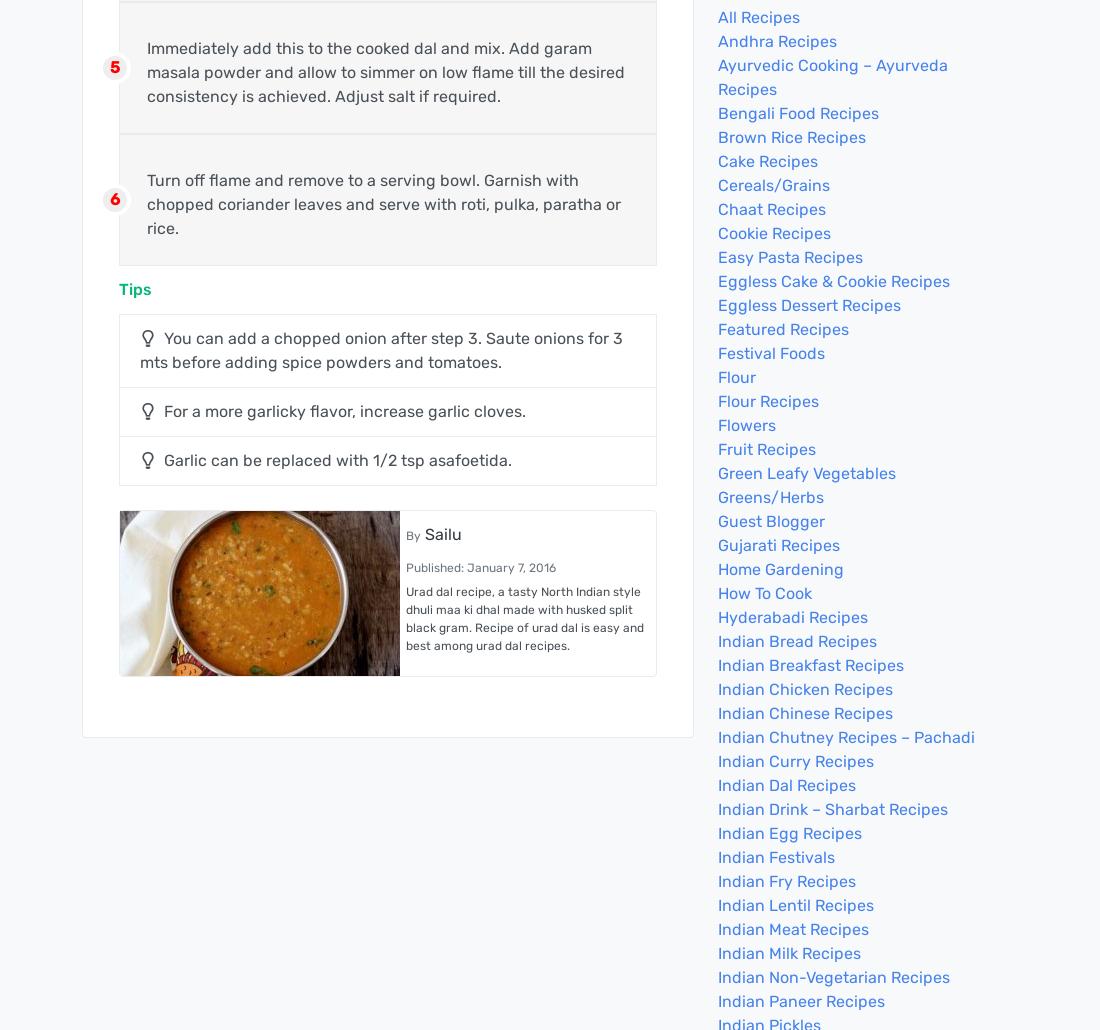 The height and width of the screenshot is (1030, 1100). Describe the element at coordinates (811, 664) in the screenshot. I see `'Indian Breakfast Recipes'` at that location.